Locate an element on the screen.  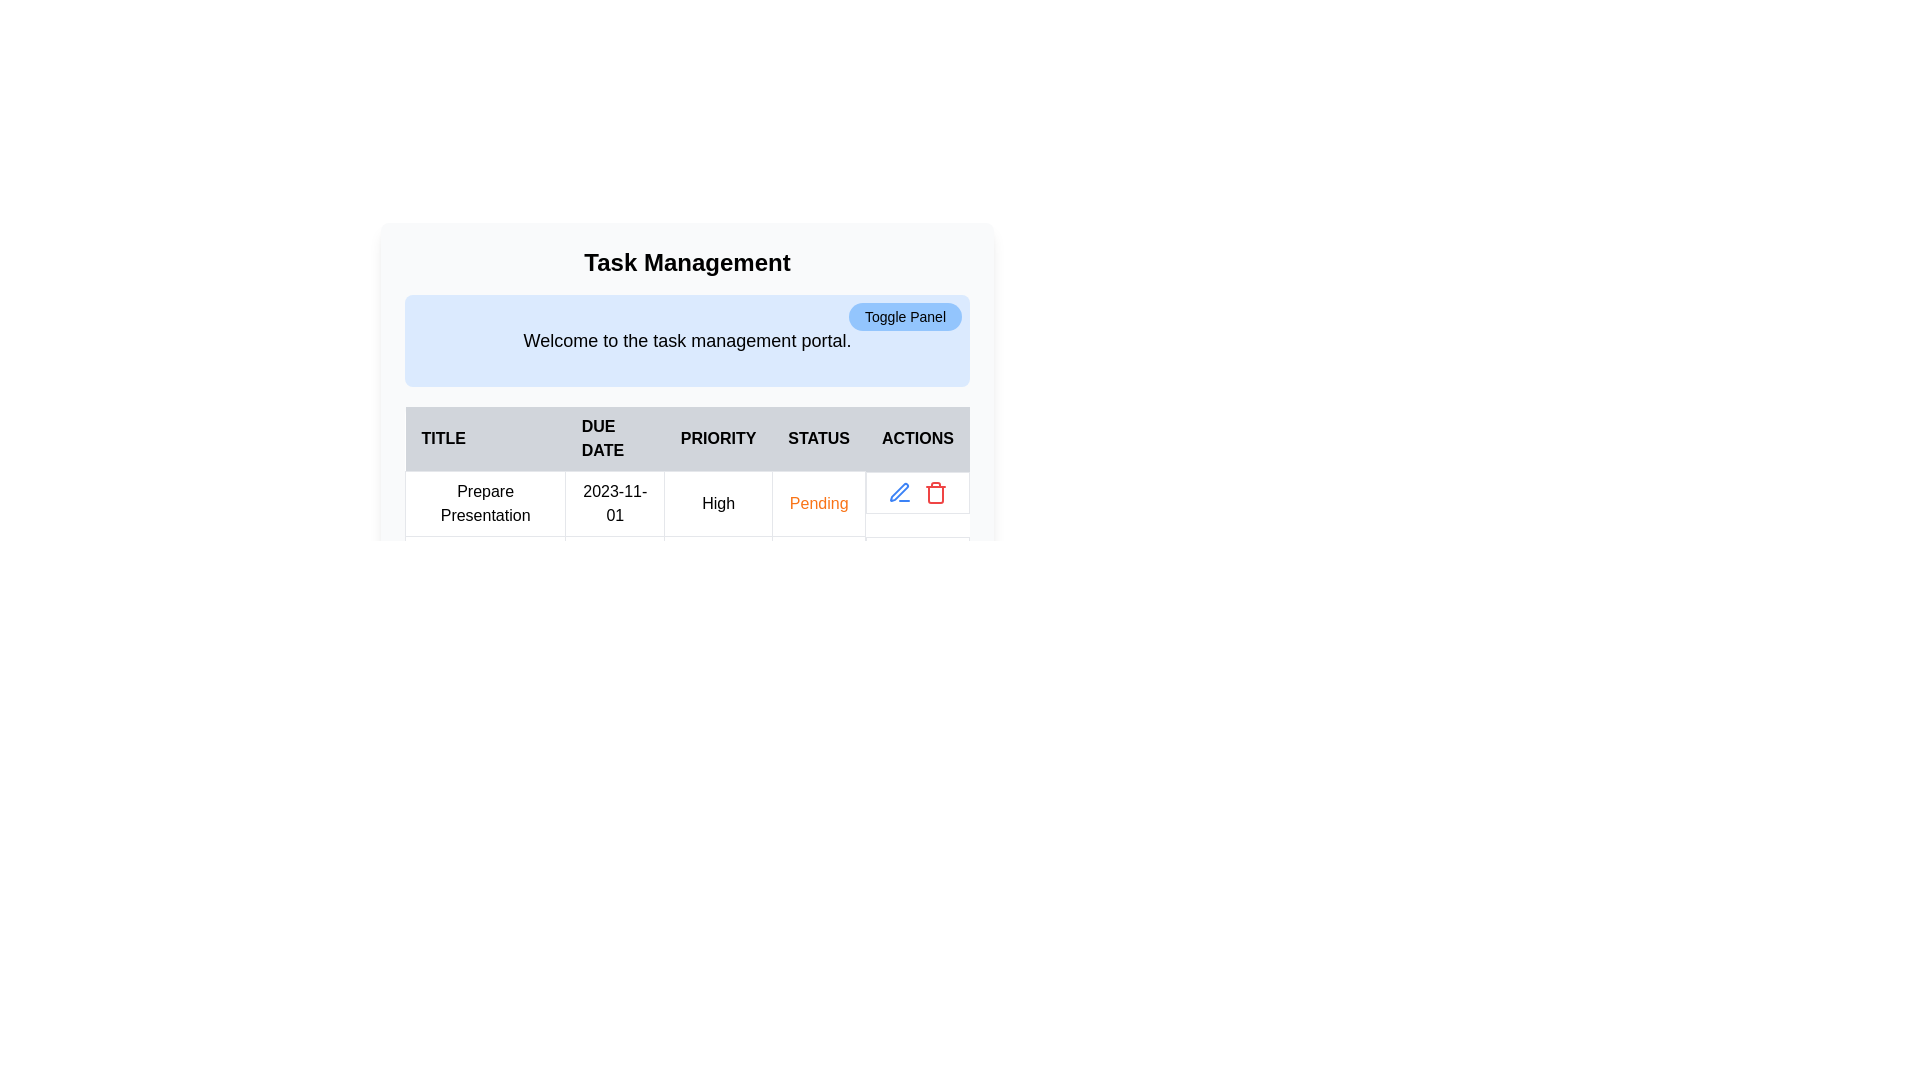
the text label displaying 'Prepare Presentation', which is a horizontally centered text block within the first column of a table under the 'TITLE' header is located at coordinates (485, 503).